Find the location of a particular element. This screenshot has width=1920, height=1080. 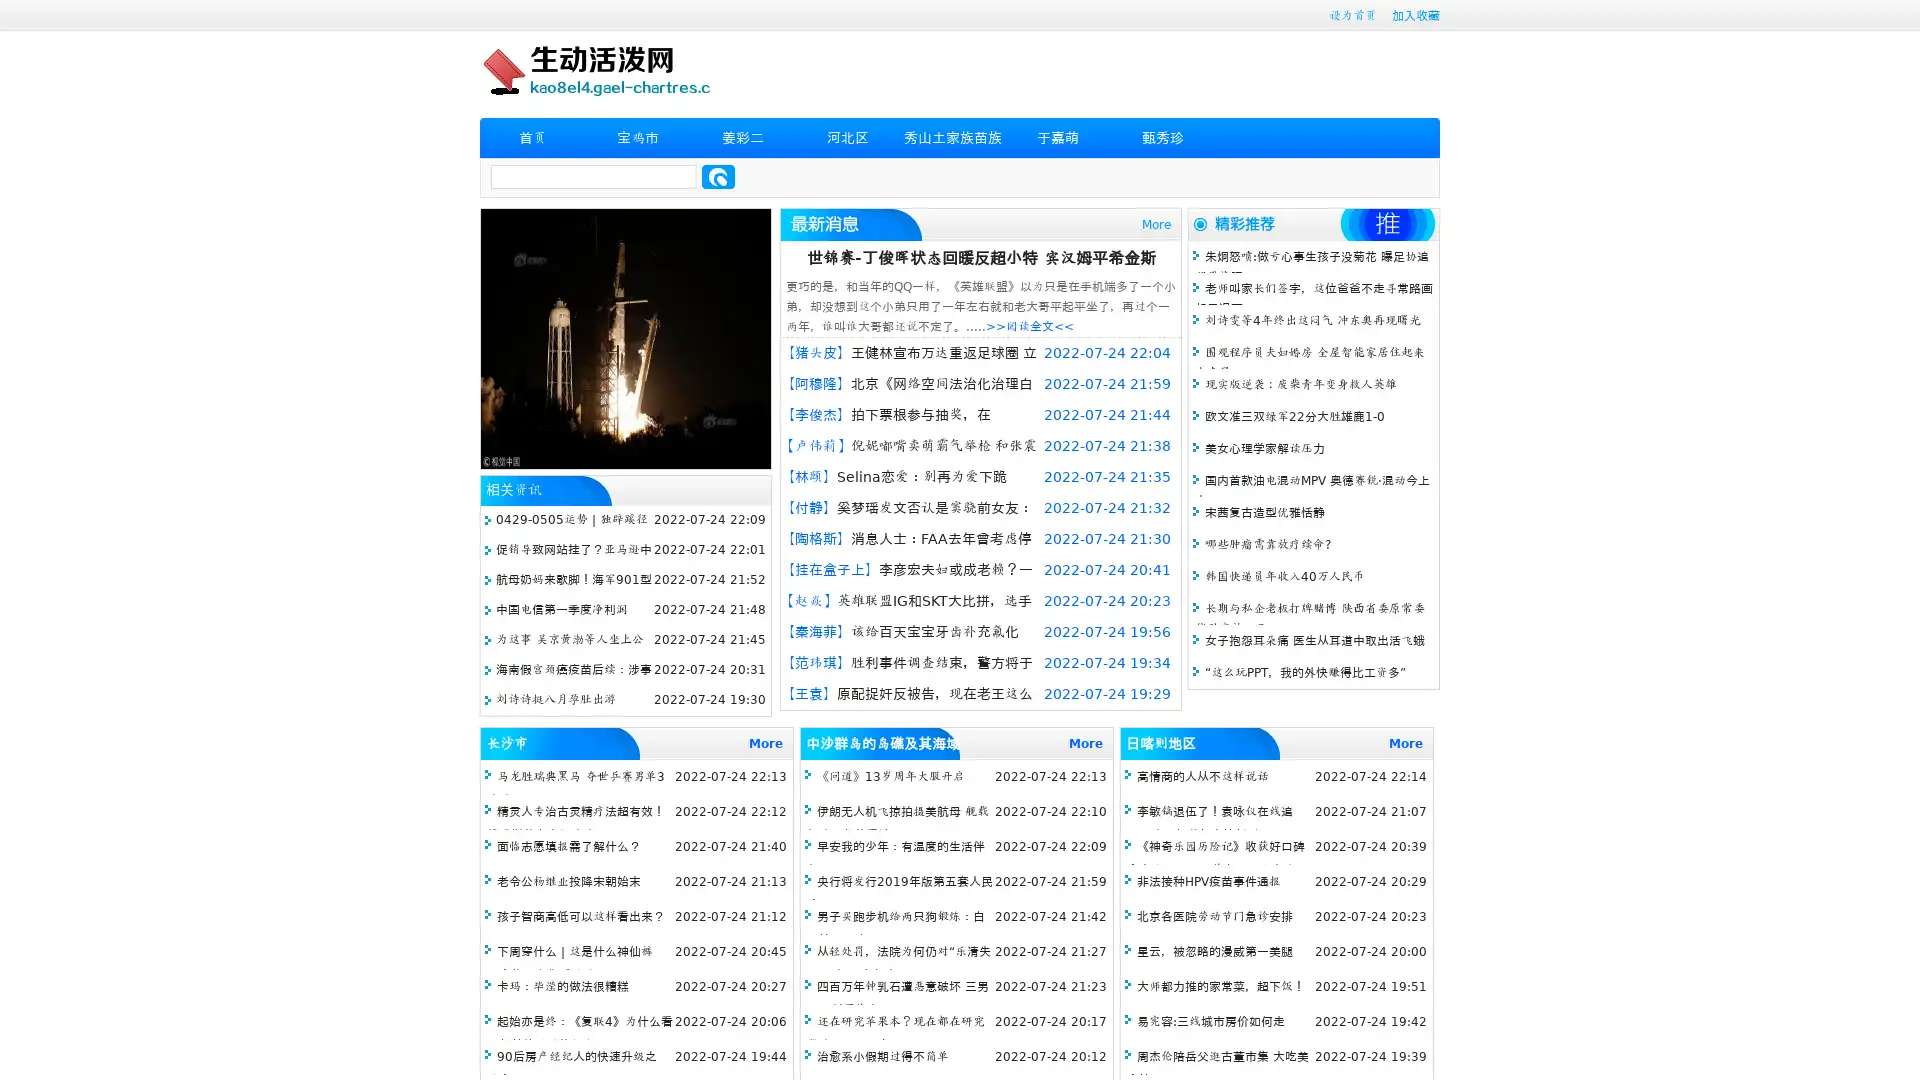

Search is located at coordinates (718, 176).